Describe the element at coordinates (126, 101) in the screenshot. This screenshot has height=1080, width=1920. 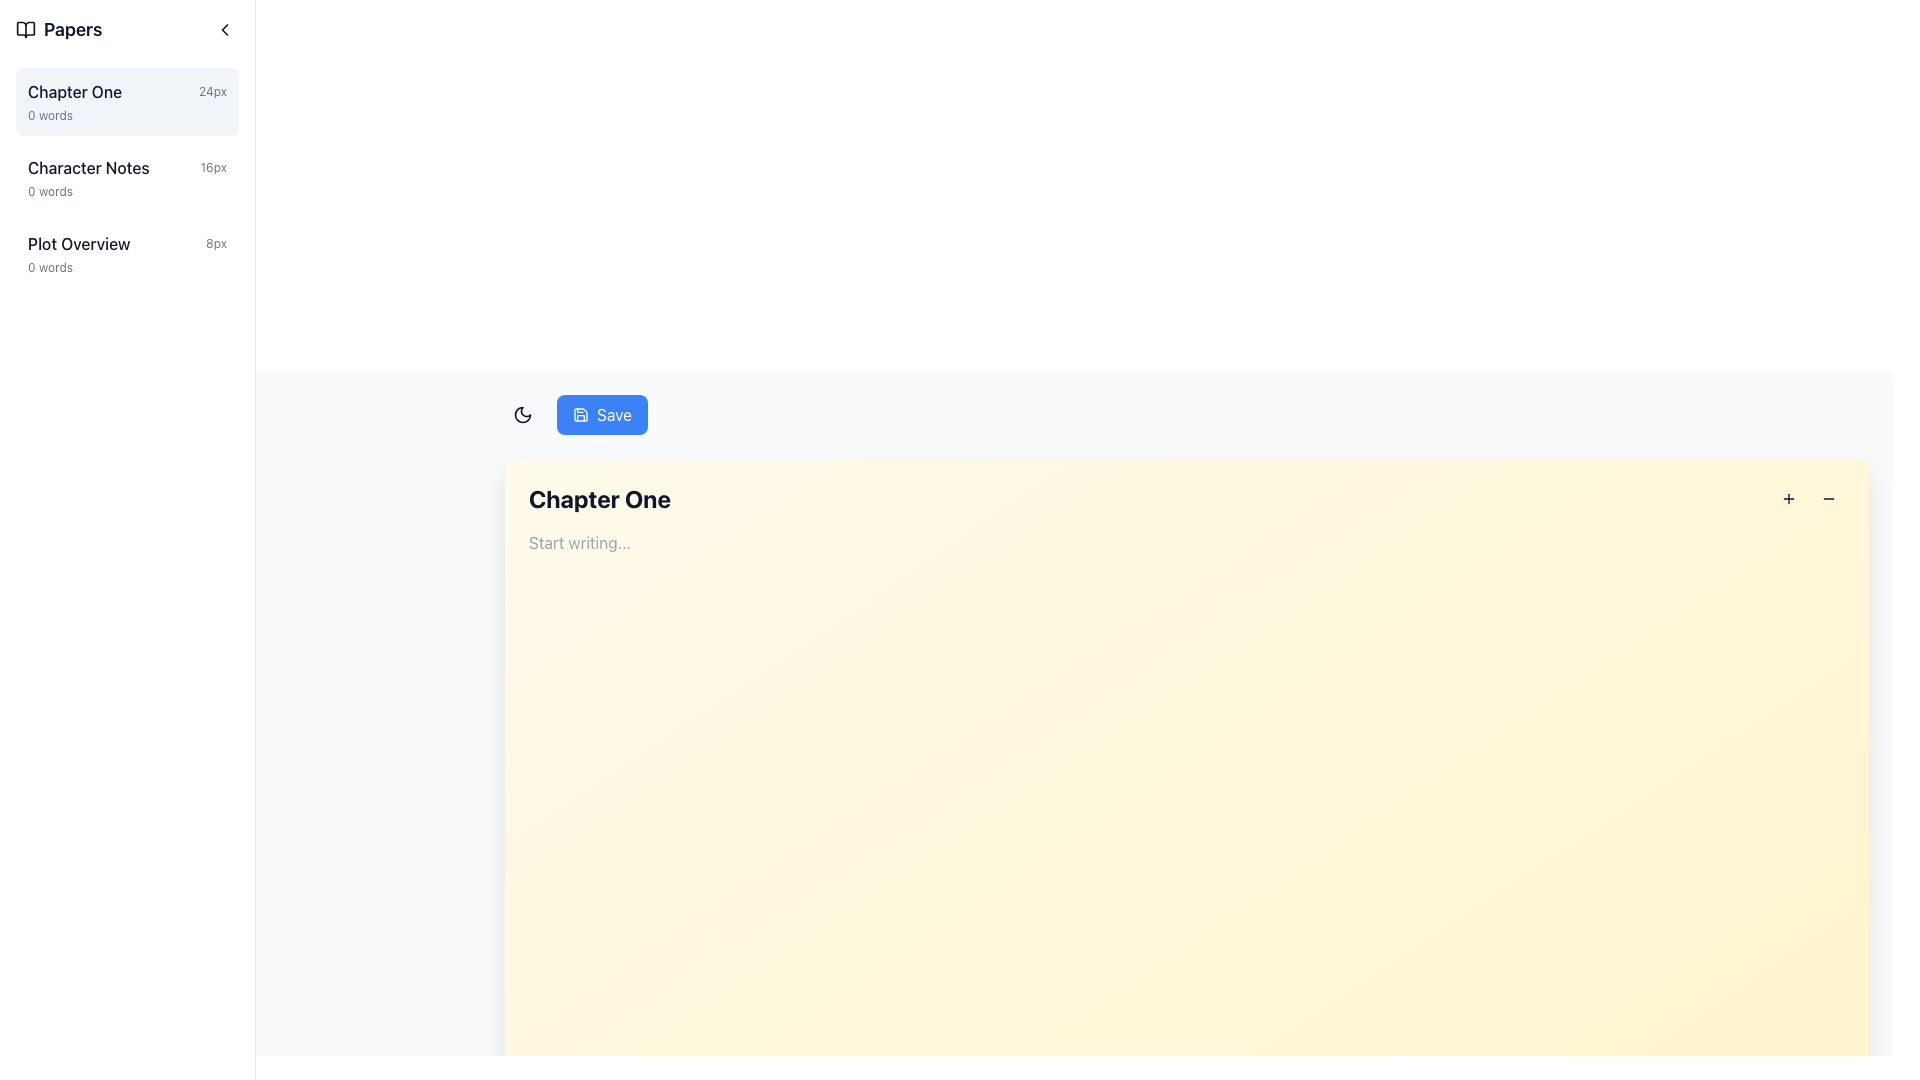
I see `the first item in the navigation menu that allows access to 'Chapter One', highlighting it` at that location.